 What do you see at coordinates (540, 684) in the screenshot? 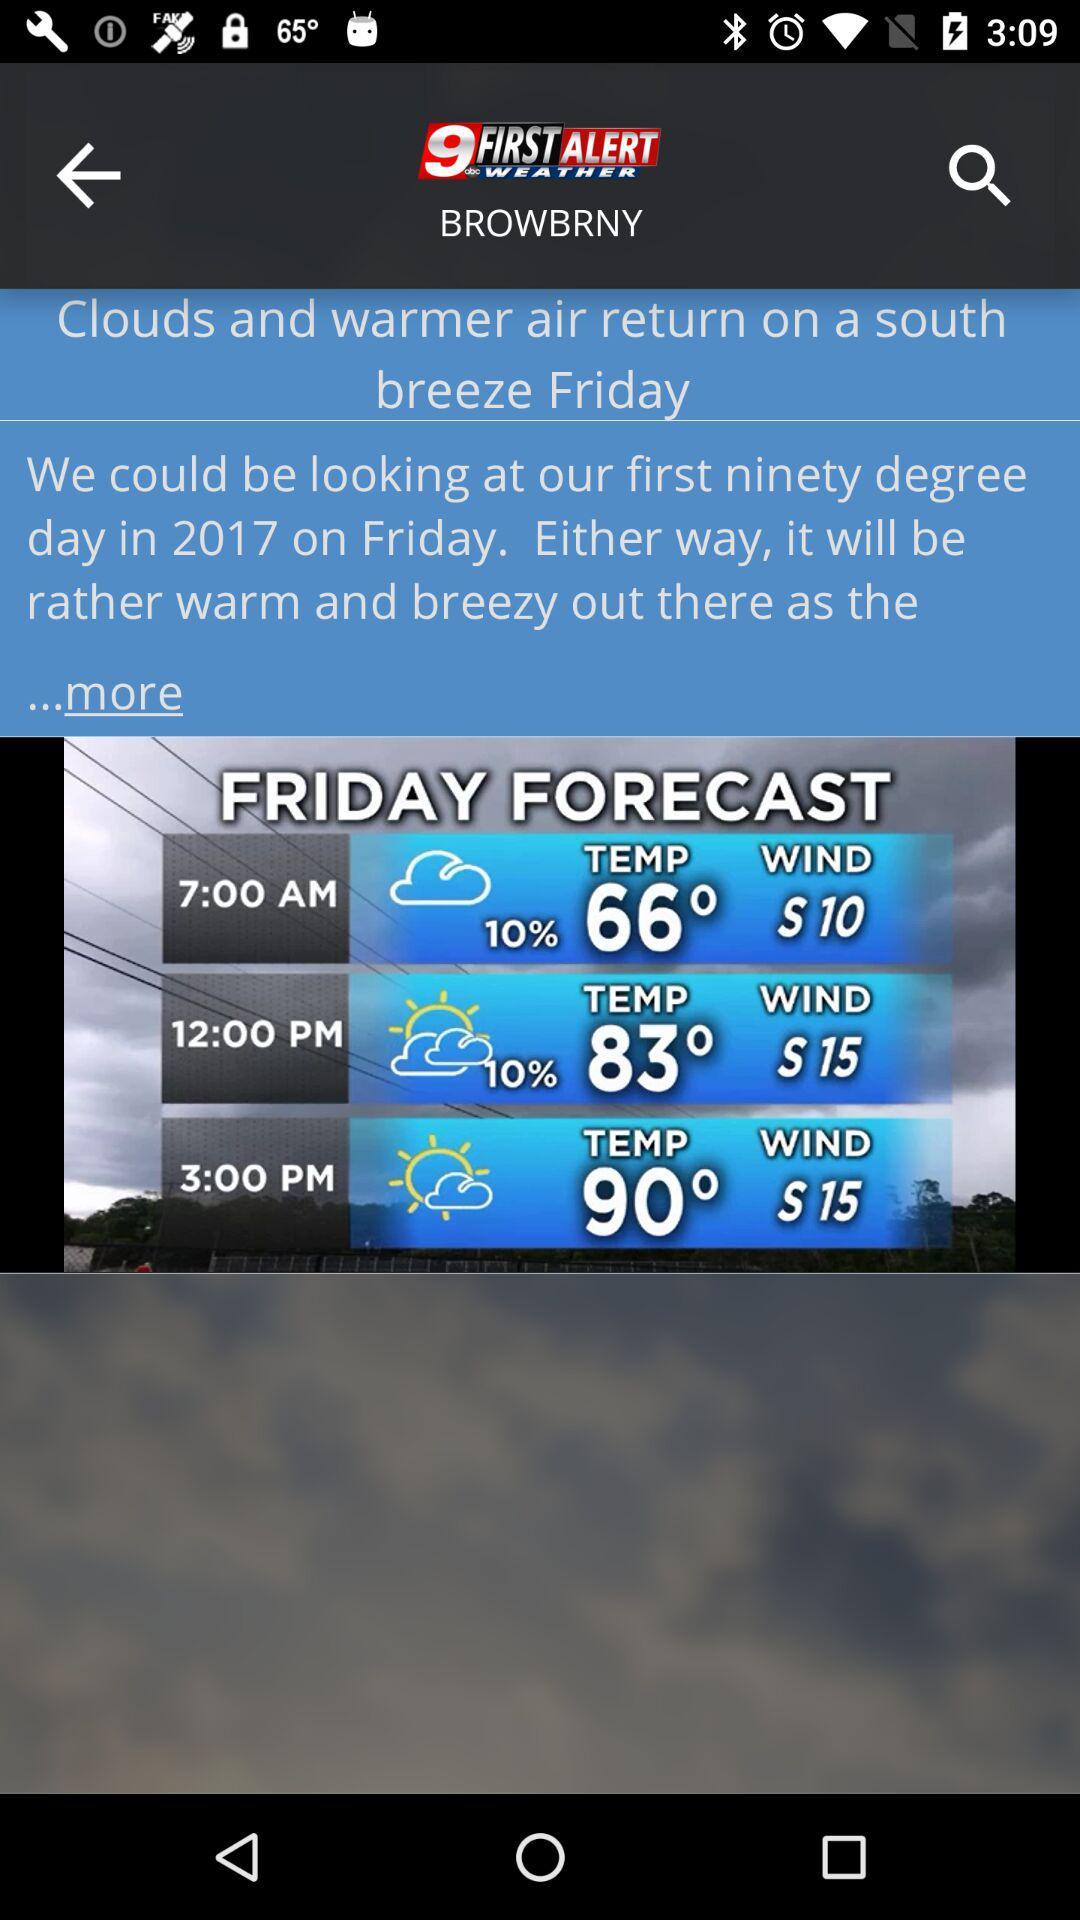
I see `...more` at bounding box center [540, 684].